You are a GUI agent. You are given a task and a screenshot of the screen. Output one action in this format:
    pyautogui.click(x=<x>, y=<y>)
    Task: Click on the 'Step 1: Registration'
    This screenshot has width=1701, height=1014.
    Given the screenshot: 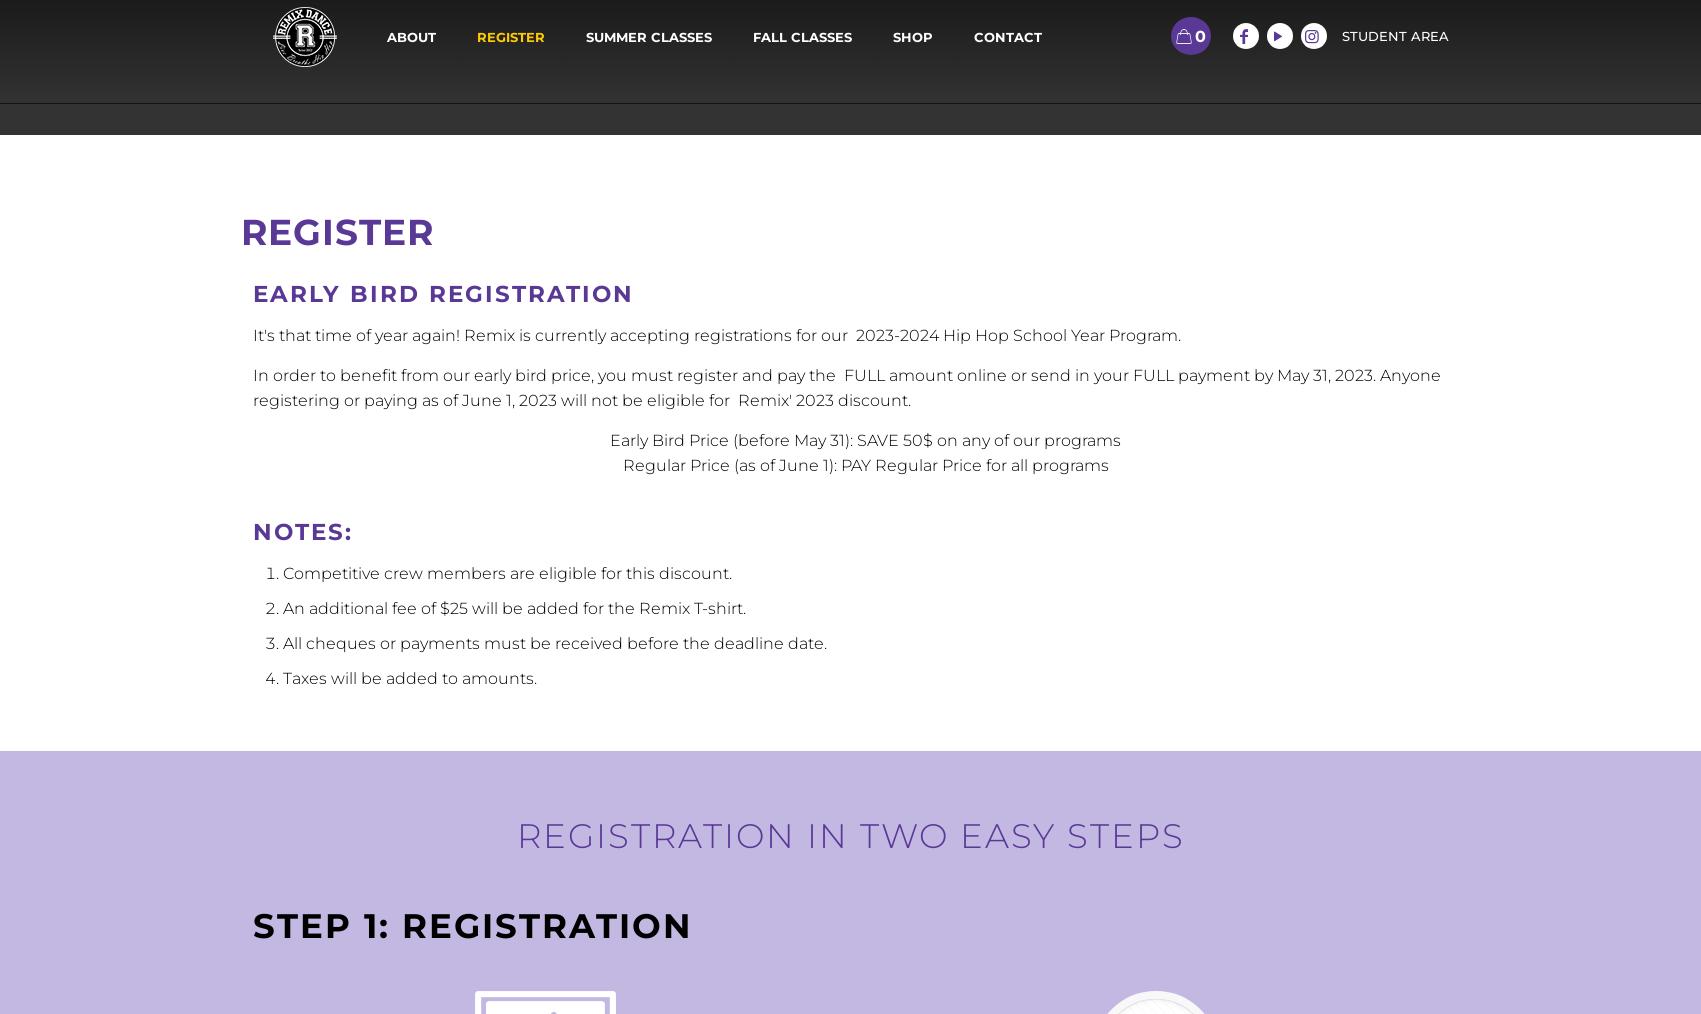 What is the action you would take?
    pyautogui.click(x=470, y=924)
    